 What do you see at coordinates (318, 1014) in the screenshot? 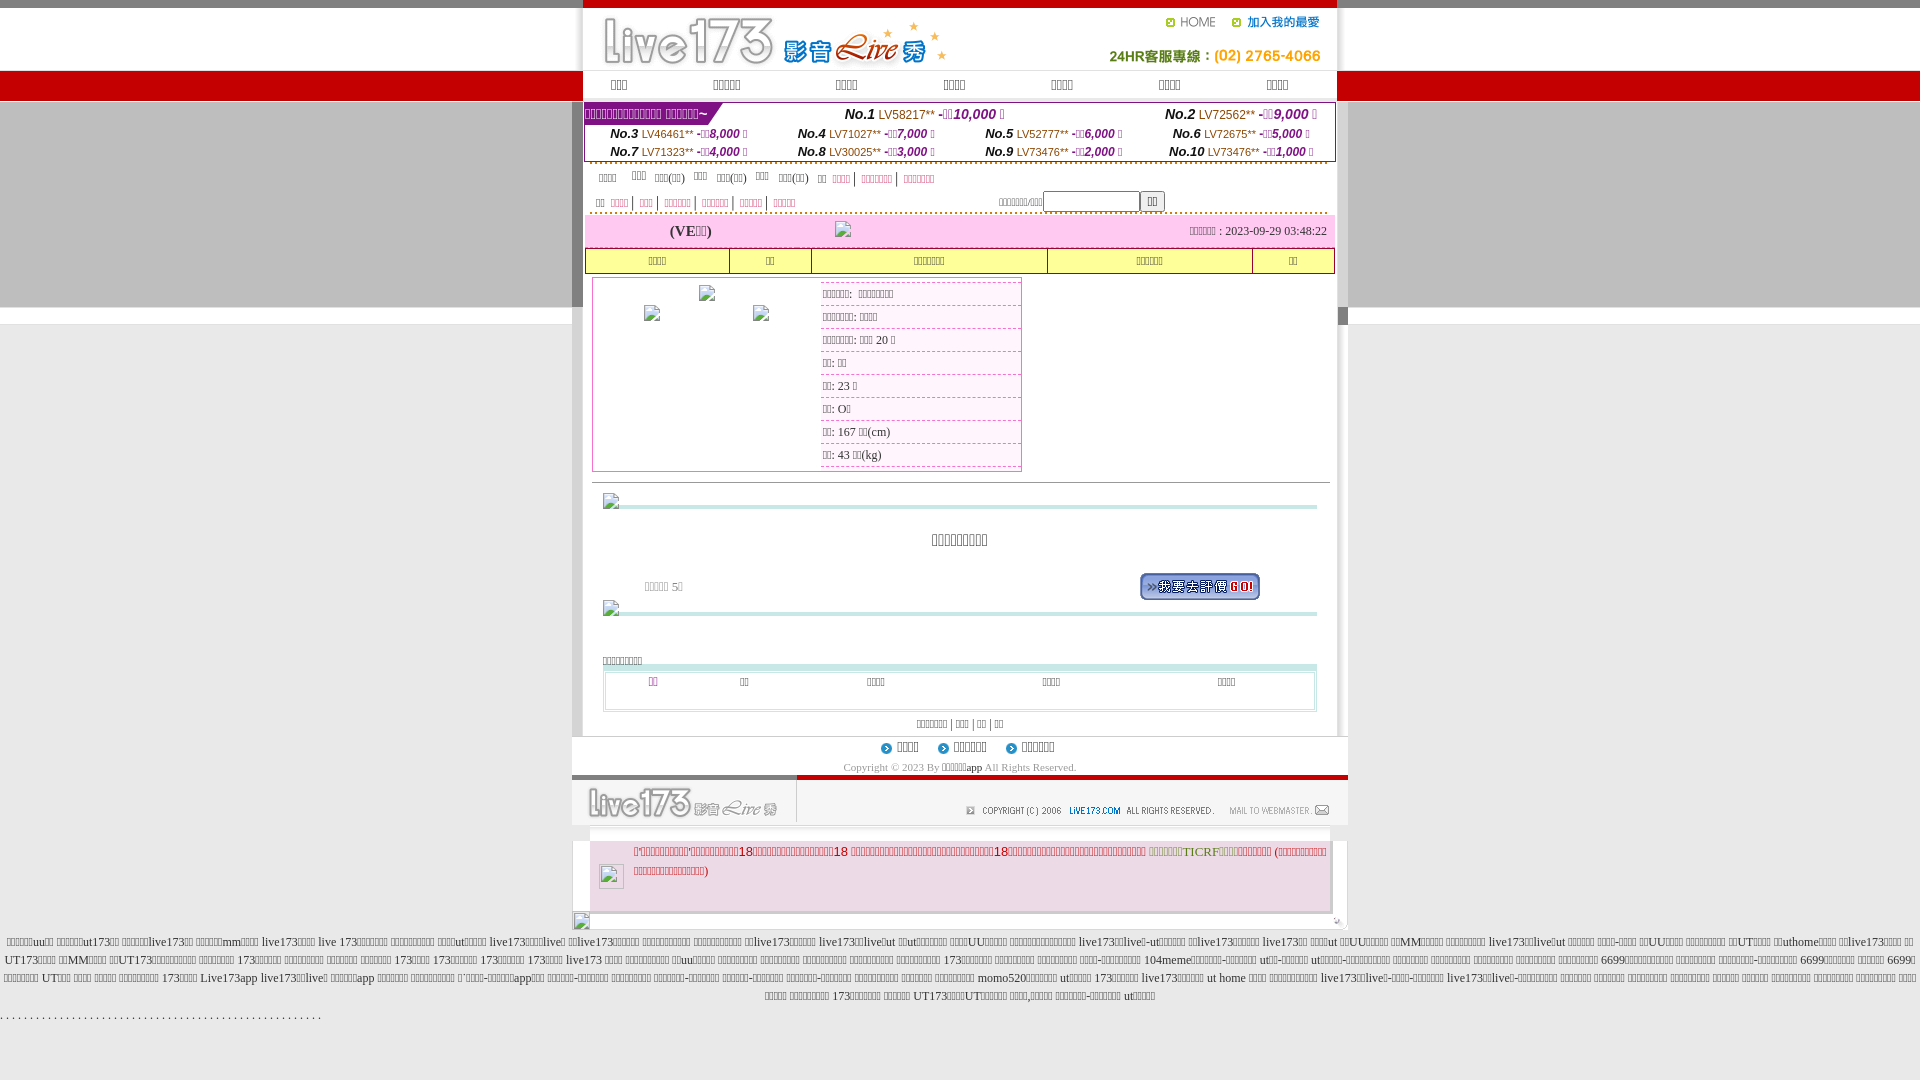
I see `'.'` at bounding box center [318, 1014].